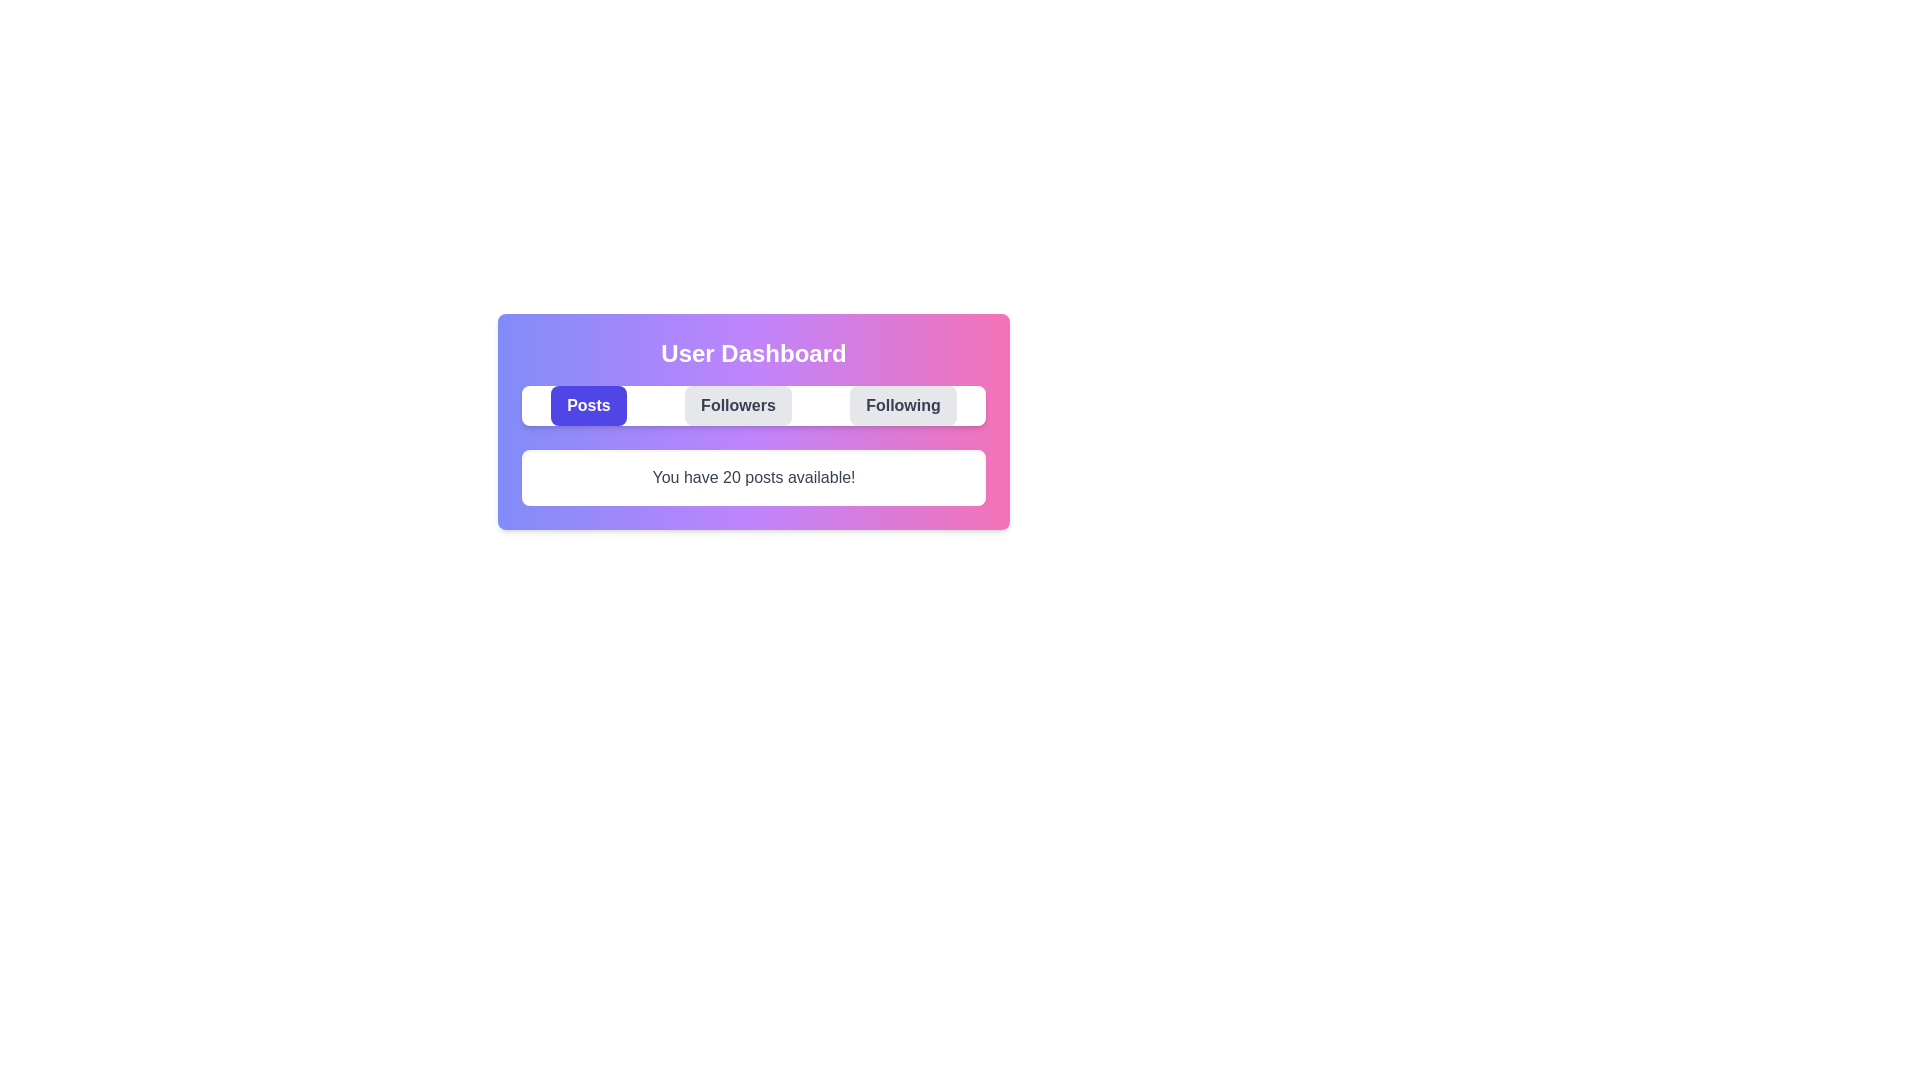 This screenshot has width=1920, height=1080. What do you see at coordinates (752, 478) in the screenshot?
I see `text from the Text Label that displays 'You have 20 posts available!' located at the bottom section of the gradient-styled dashboard` at bounding box center [752, 478].